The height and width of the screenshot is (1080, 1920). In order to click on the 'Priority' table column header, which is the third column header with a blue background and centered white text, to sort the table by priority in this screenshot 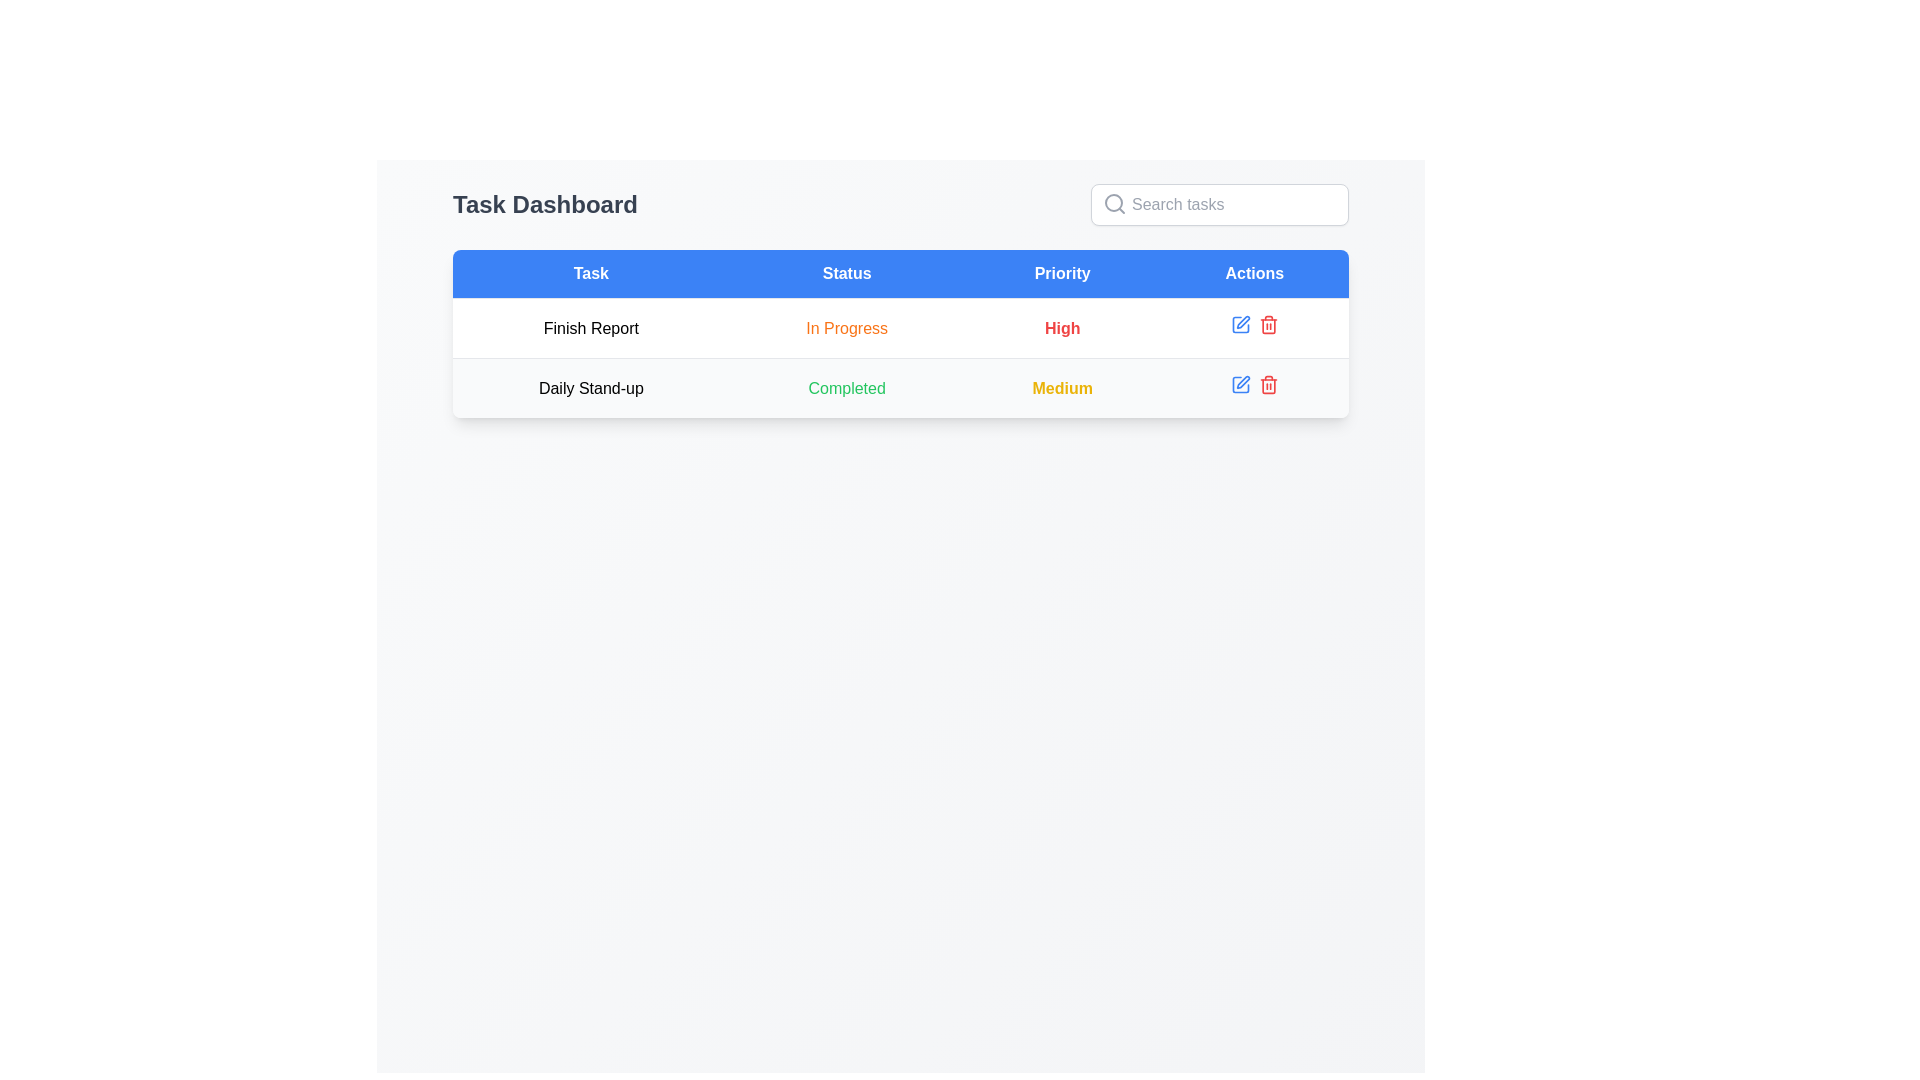, I will do `click(1061, 274)`.